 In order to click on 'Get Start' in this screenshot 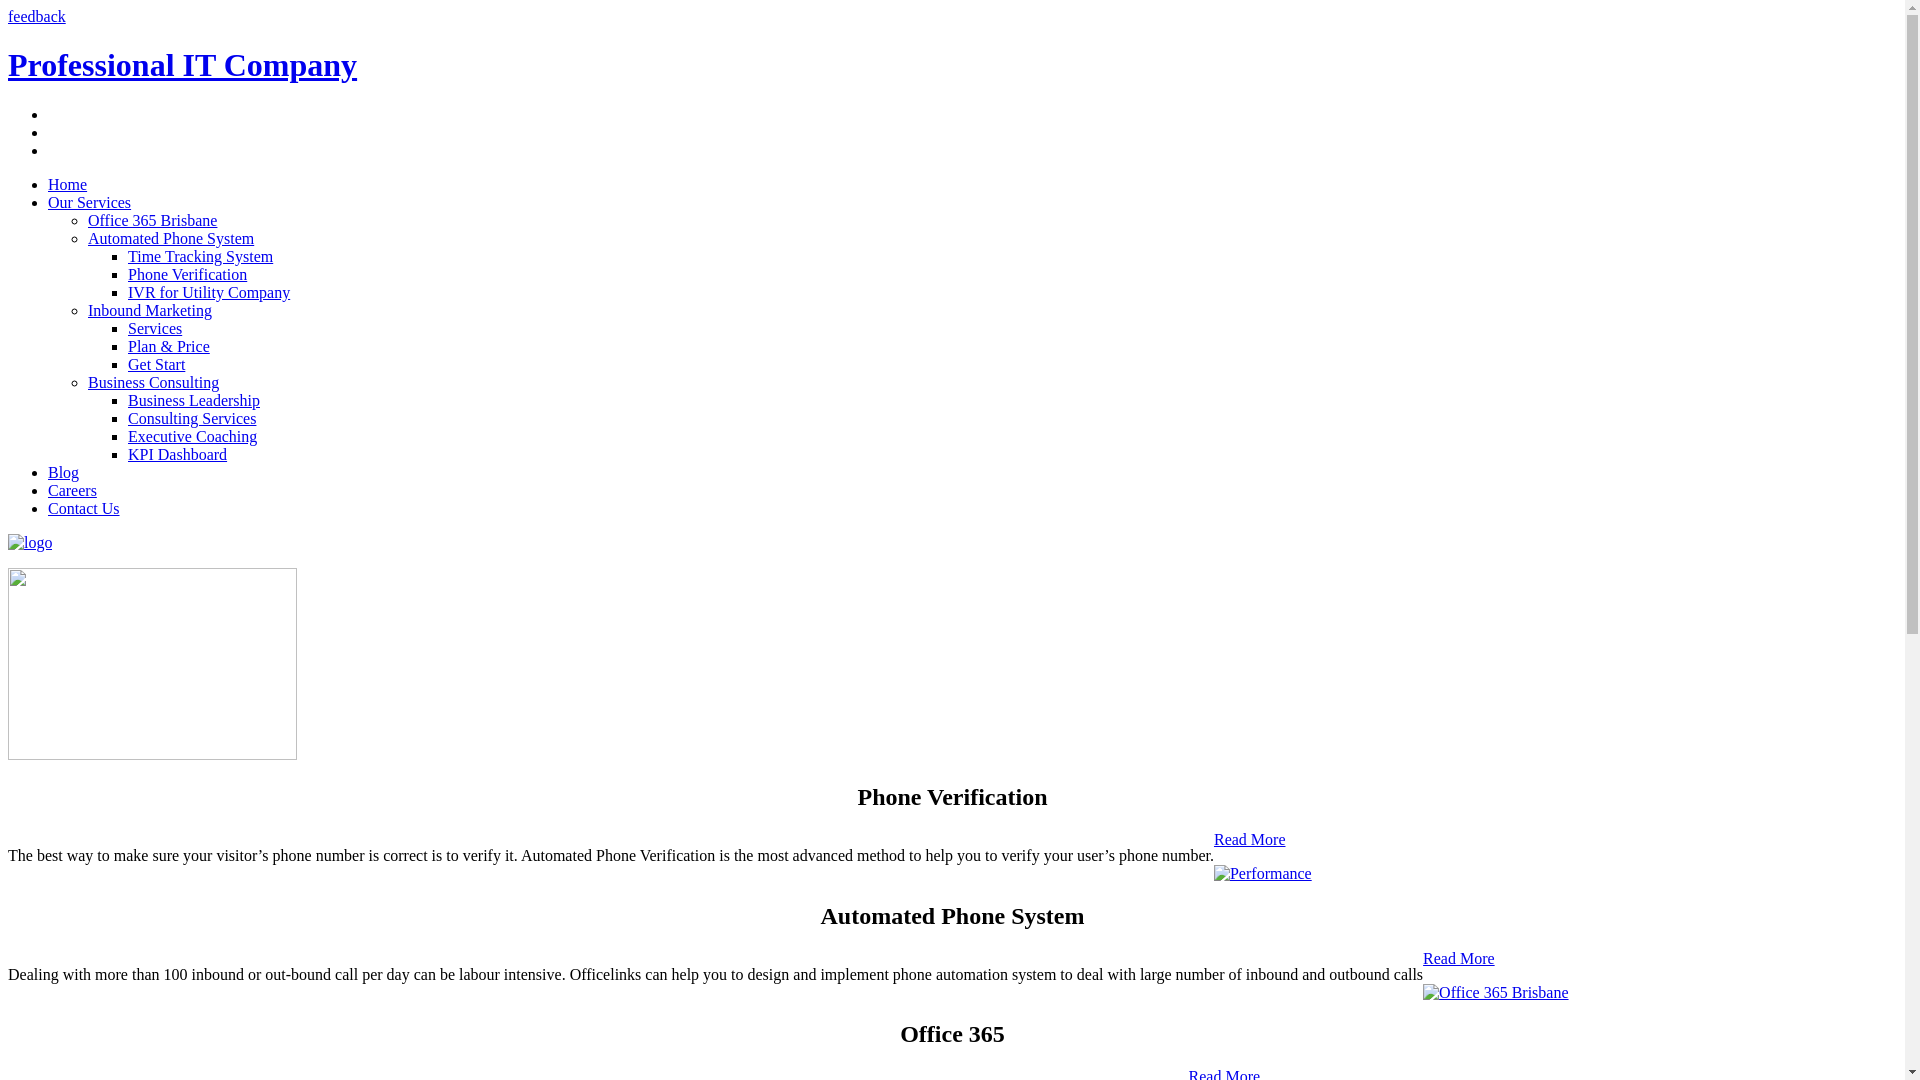, I will do `click(155, 364)`.